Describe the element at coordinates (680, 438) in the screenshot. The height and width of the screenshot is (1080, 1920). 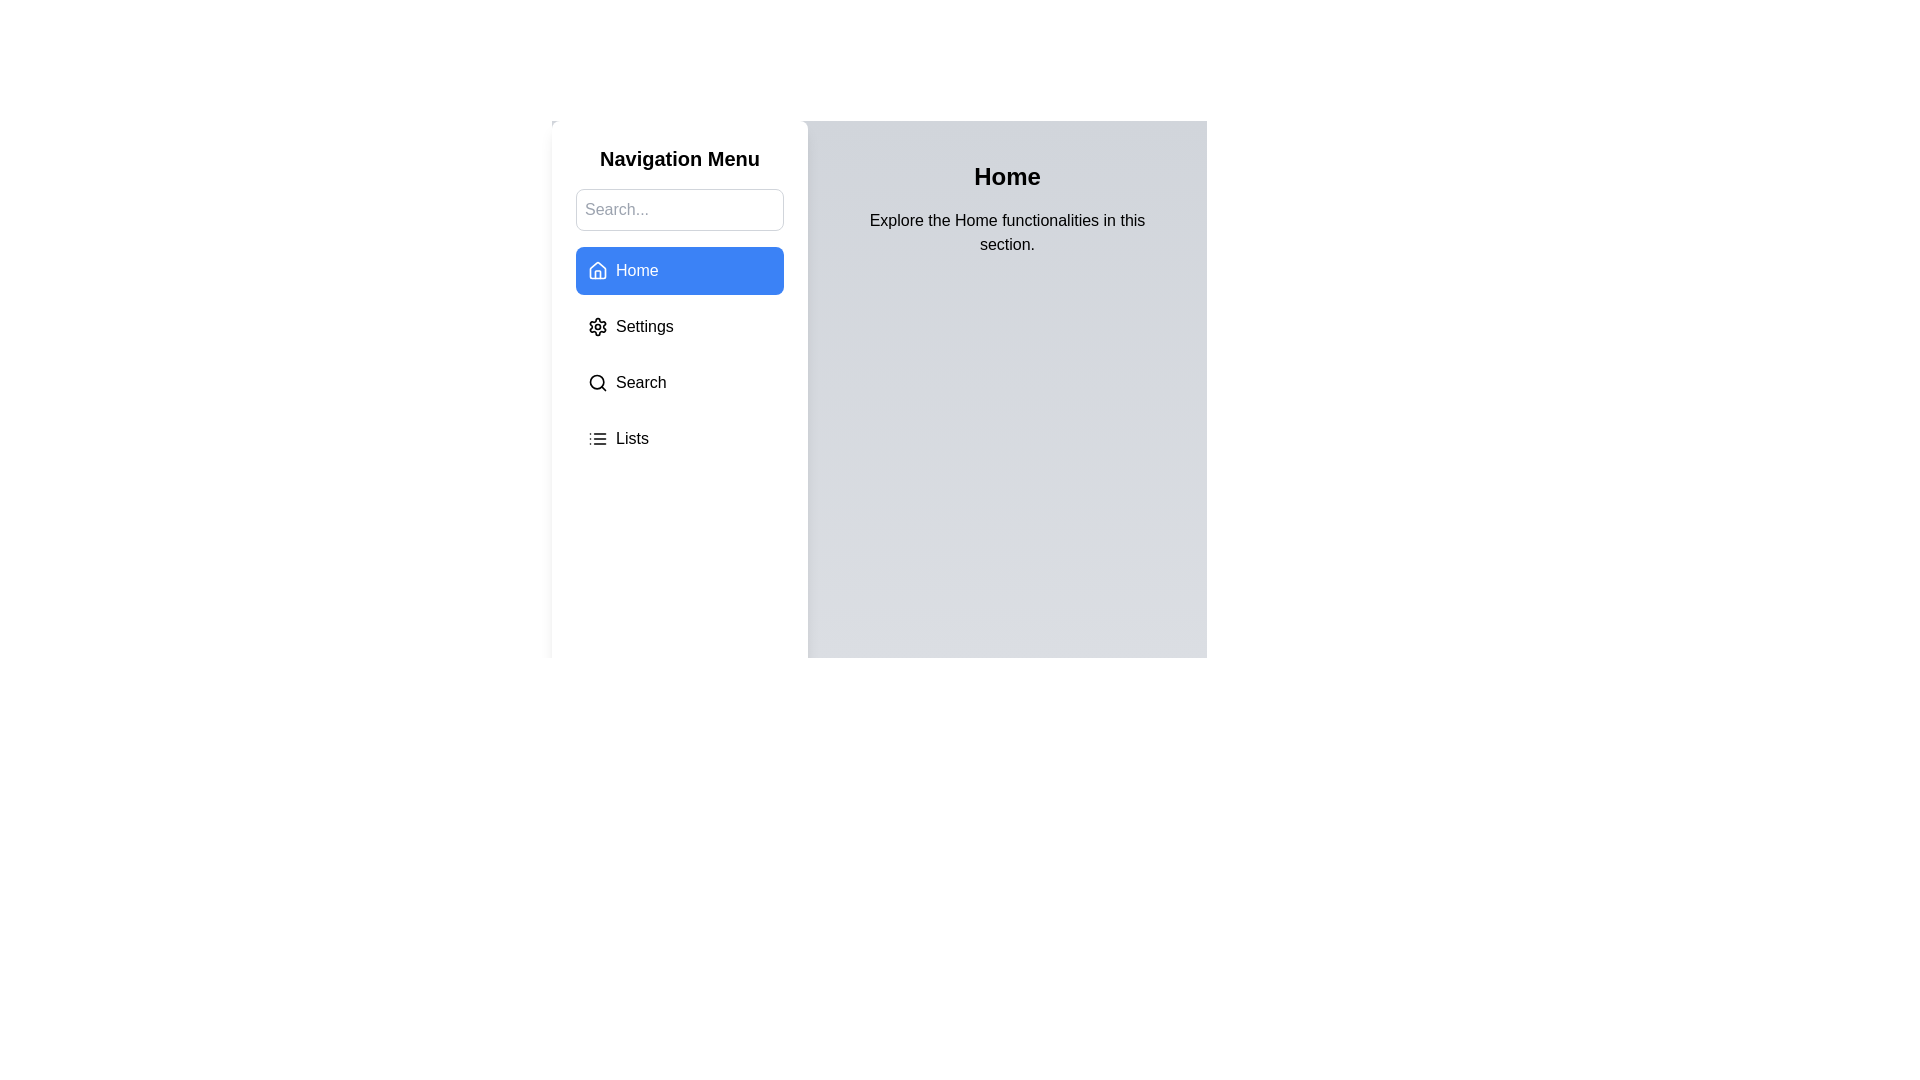
I see `the Lists section from the menu` at that location.